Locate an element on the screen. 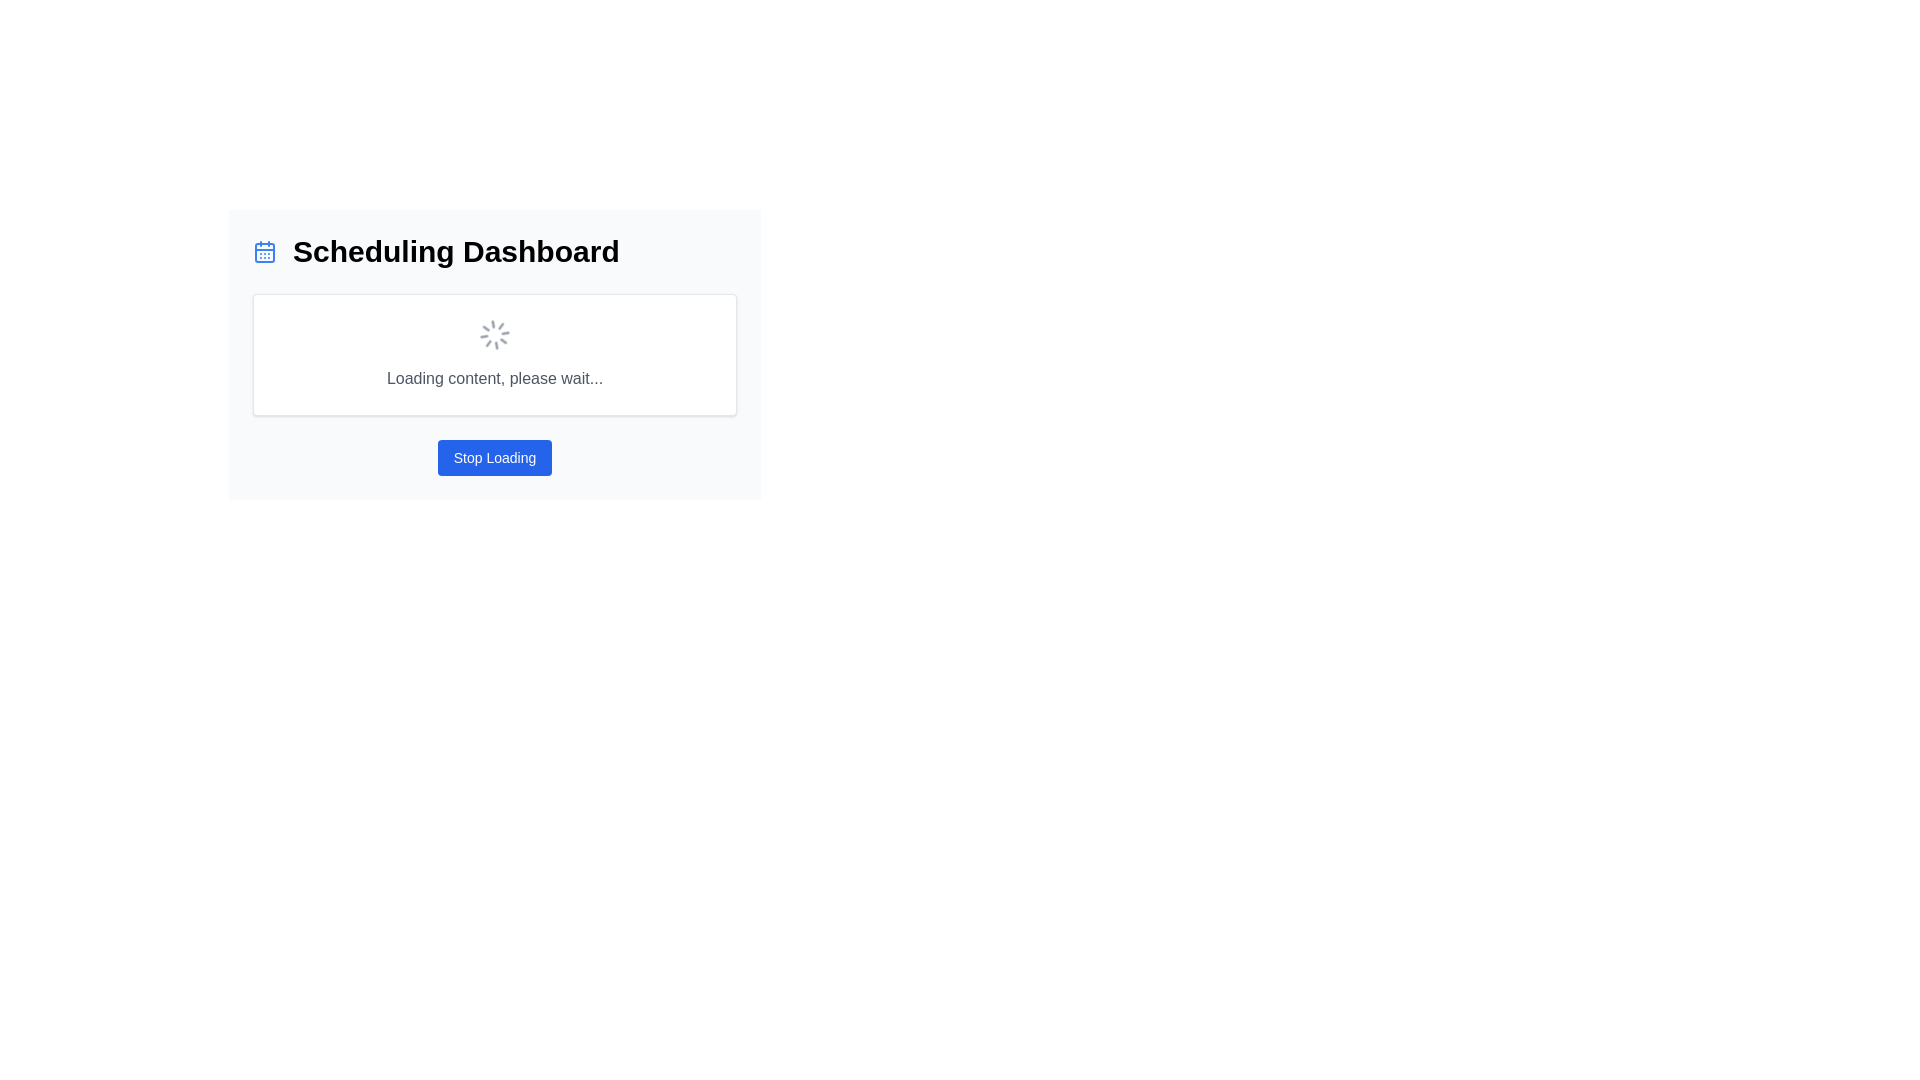 The width and height of the screenshot is (1920, 1080). the rounded rectangle element with a light blue background that is part of the calendar icon, located at the center of the icon, which is to the left of the 'Scheduling Dashboard' text is located at coordinates (263, 252).